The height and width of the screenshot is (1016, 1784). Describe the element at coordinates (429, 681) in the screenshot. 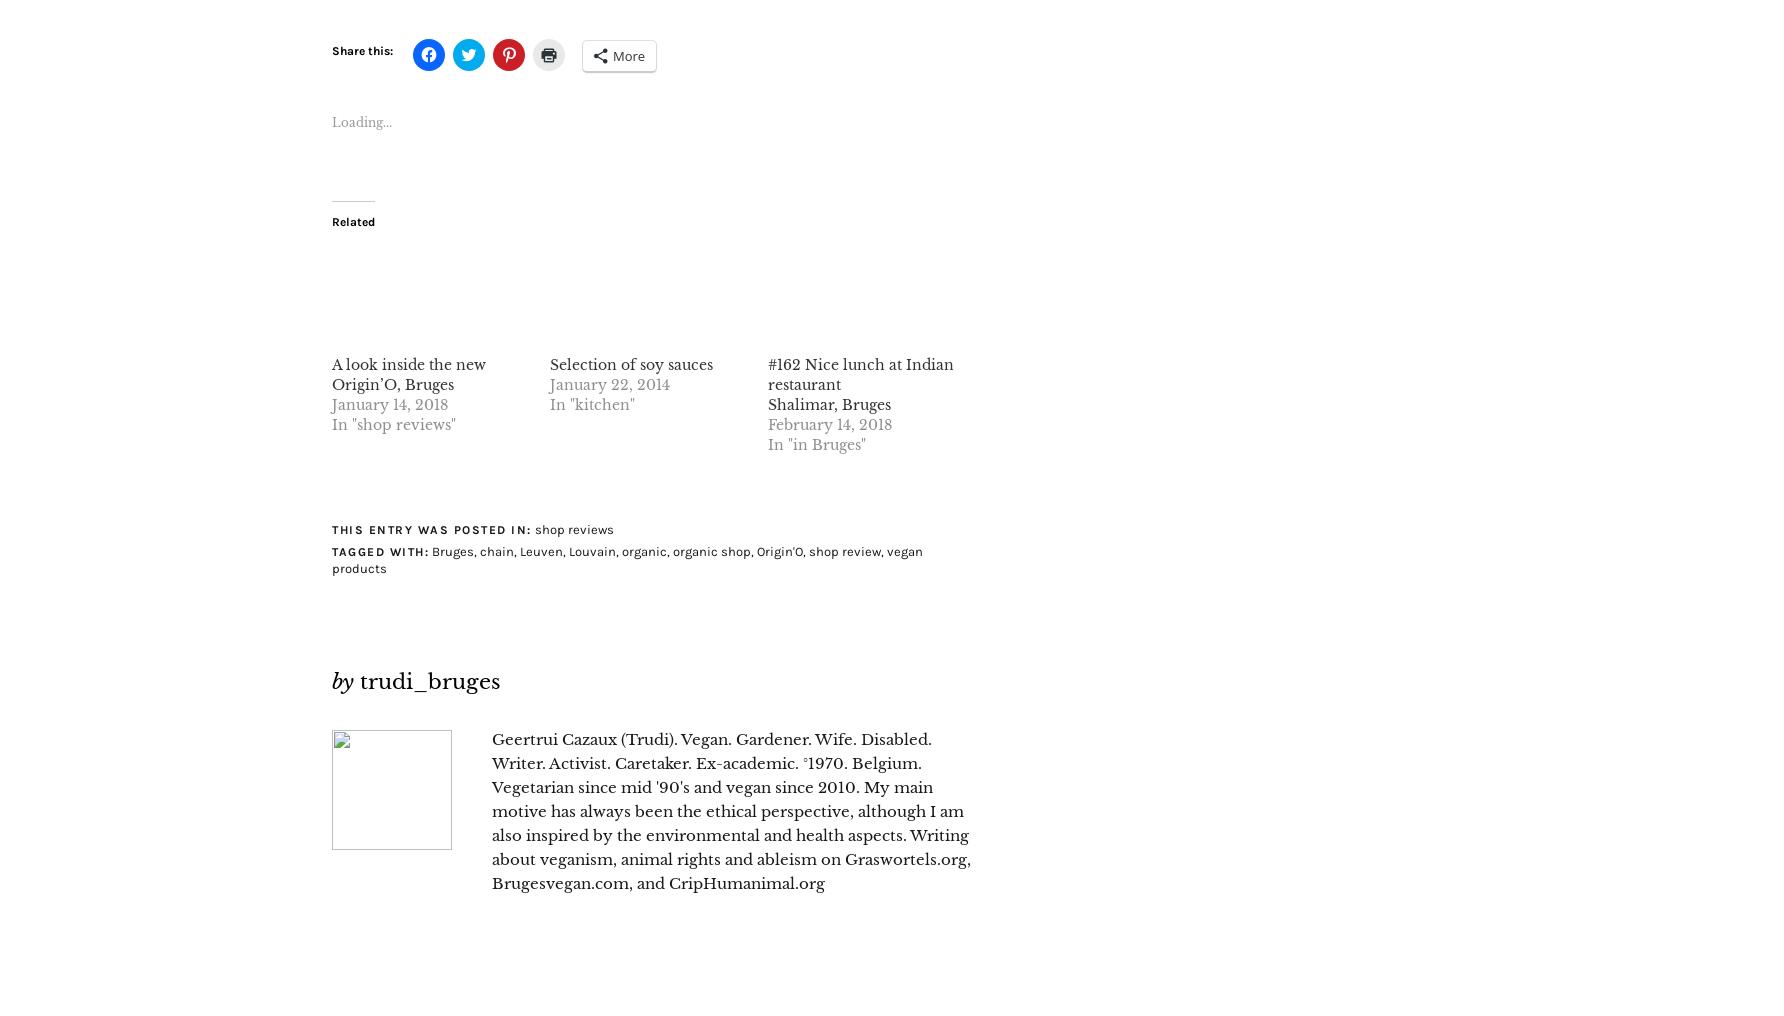

I see `'trudi_bruges'` at that location.